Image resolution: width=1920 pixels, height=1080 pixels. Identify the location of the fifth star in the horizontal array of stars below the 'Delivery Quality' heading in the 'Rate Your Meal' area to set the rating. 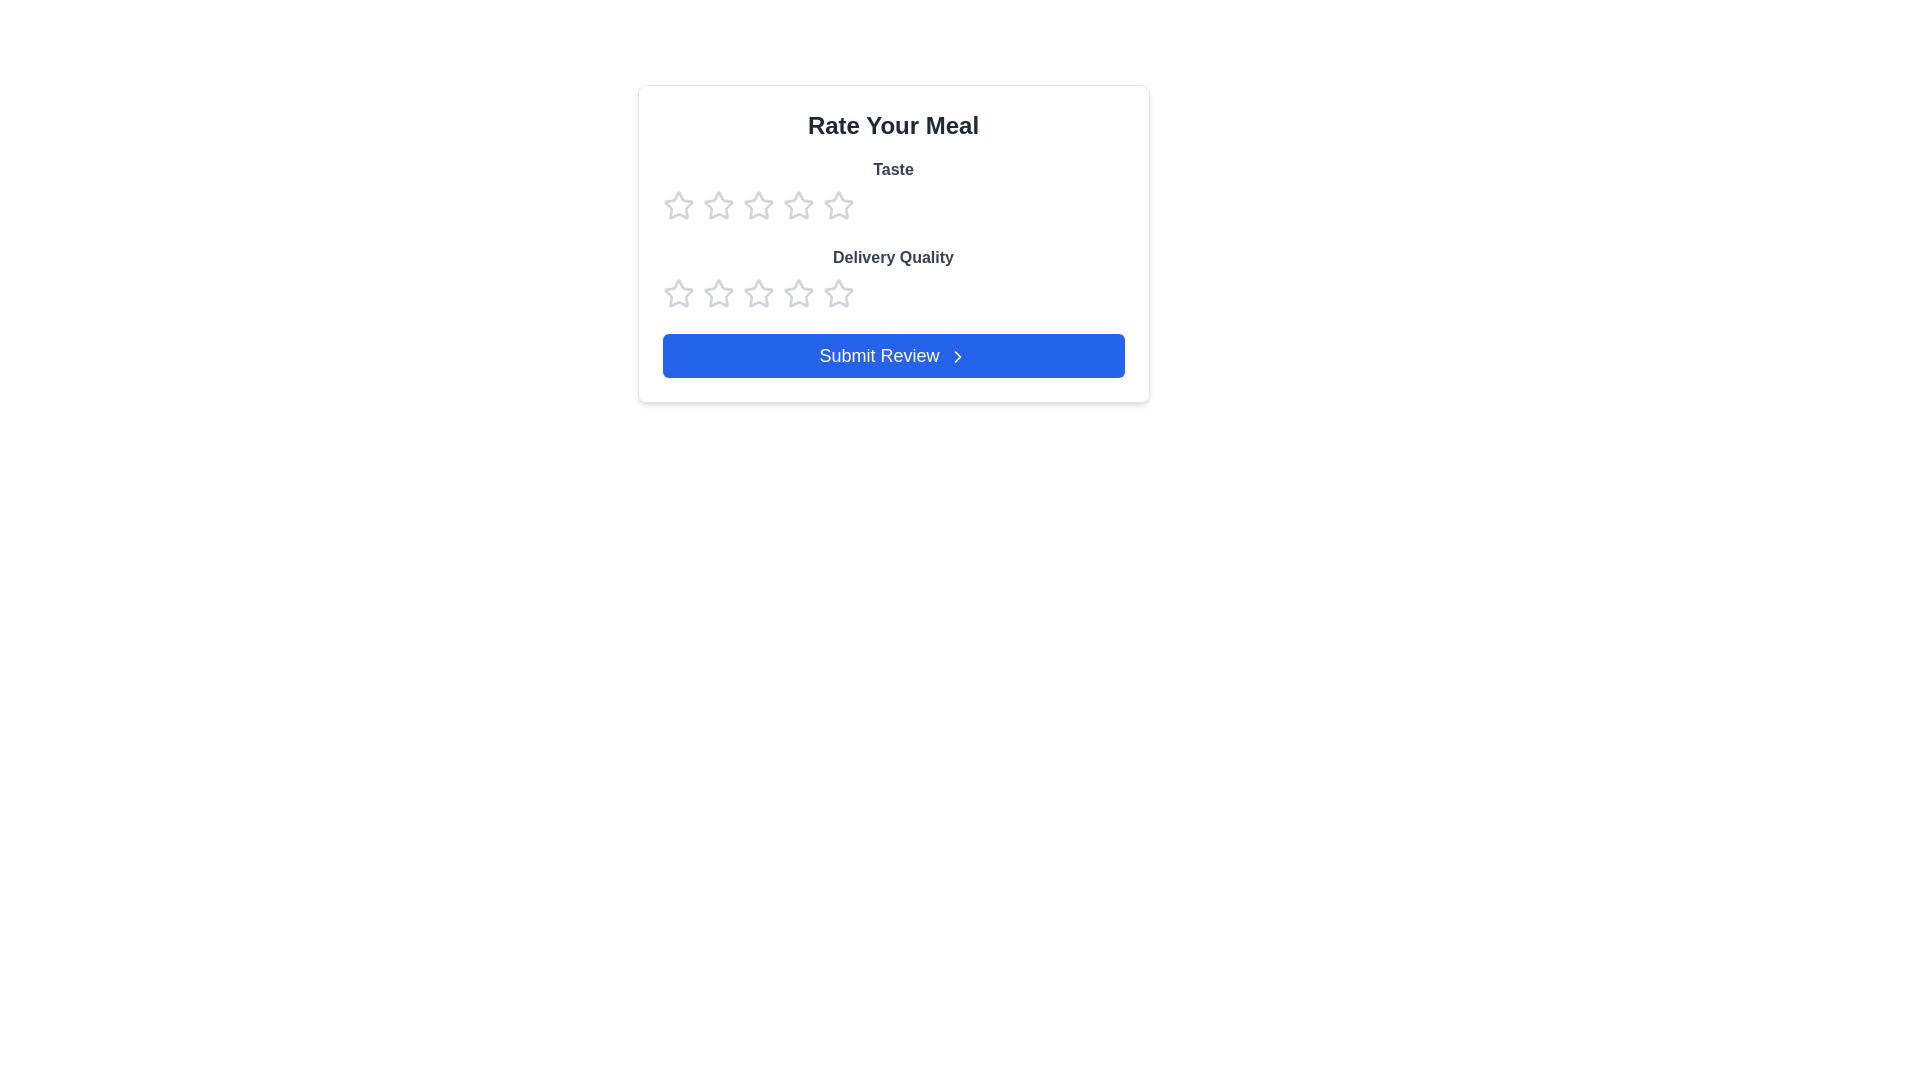
(838, 293).